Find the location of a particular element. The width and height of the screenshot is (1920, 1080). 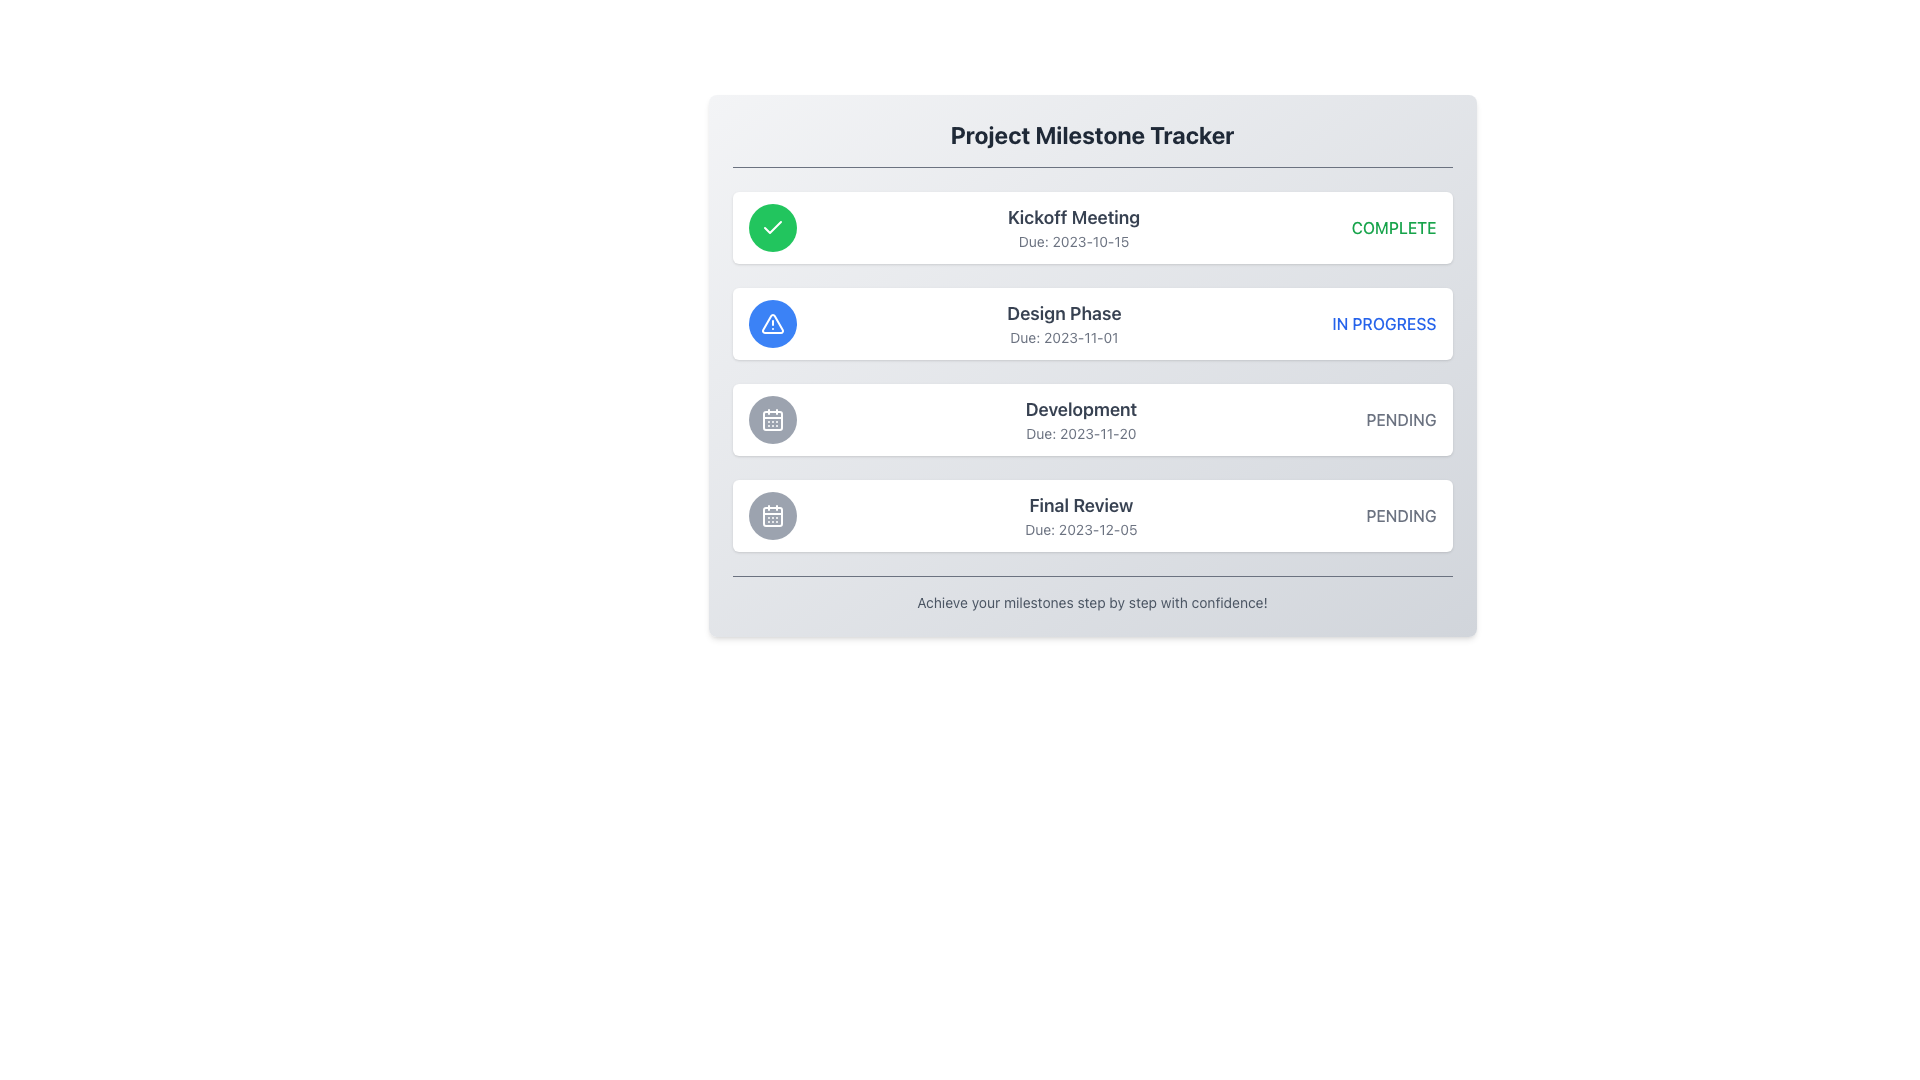

the text label indicating the due date for the associated milestone, located below the 'Final Review' text in the fourth progress card of the 'Project Milestone Tracker' interface is located at coordinates (1080, 528).